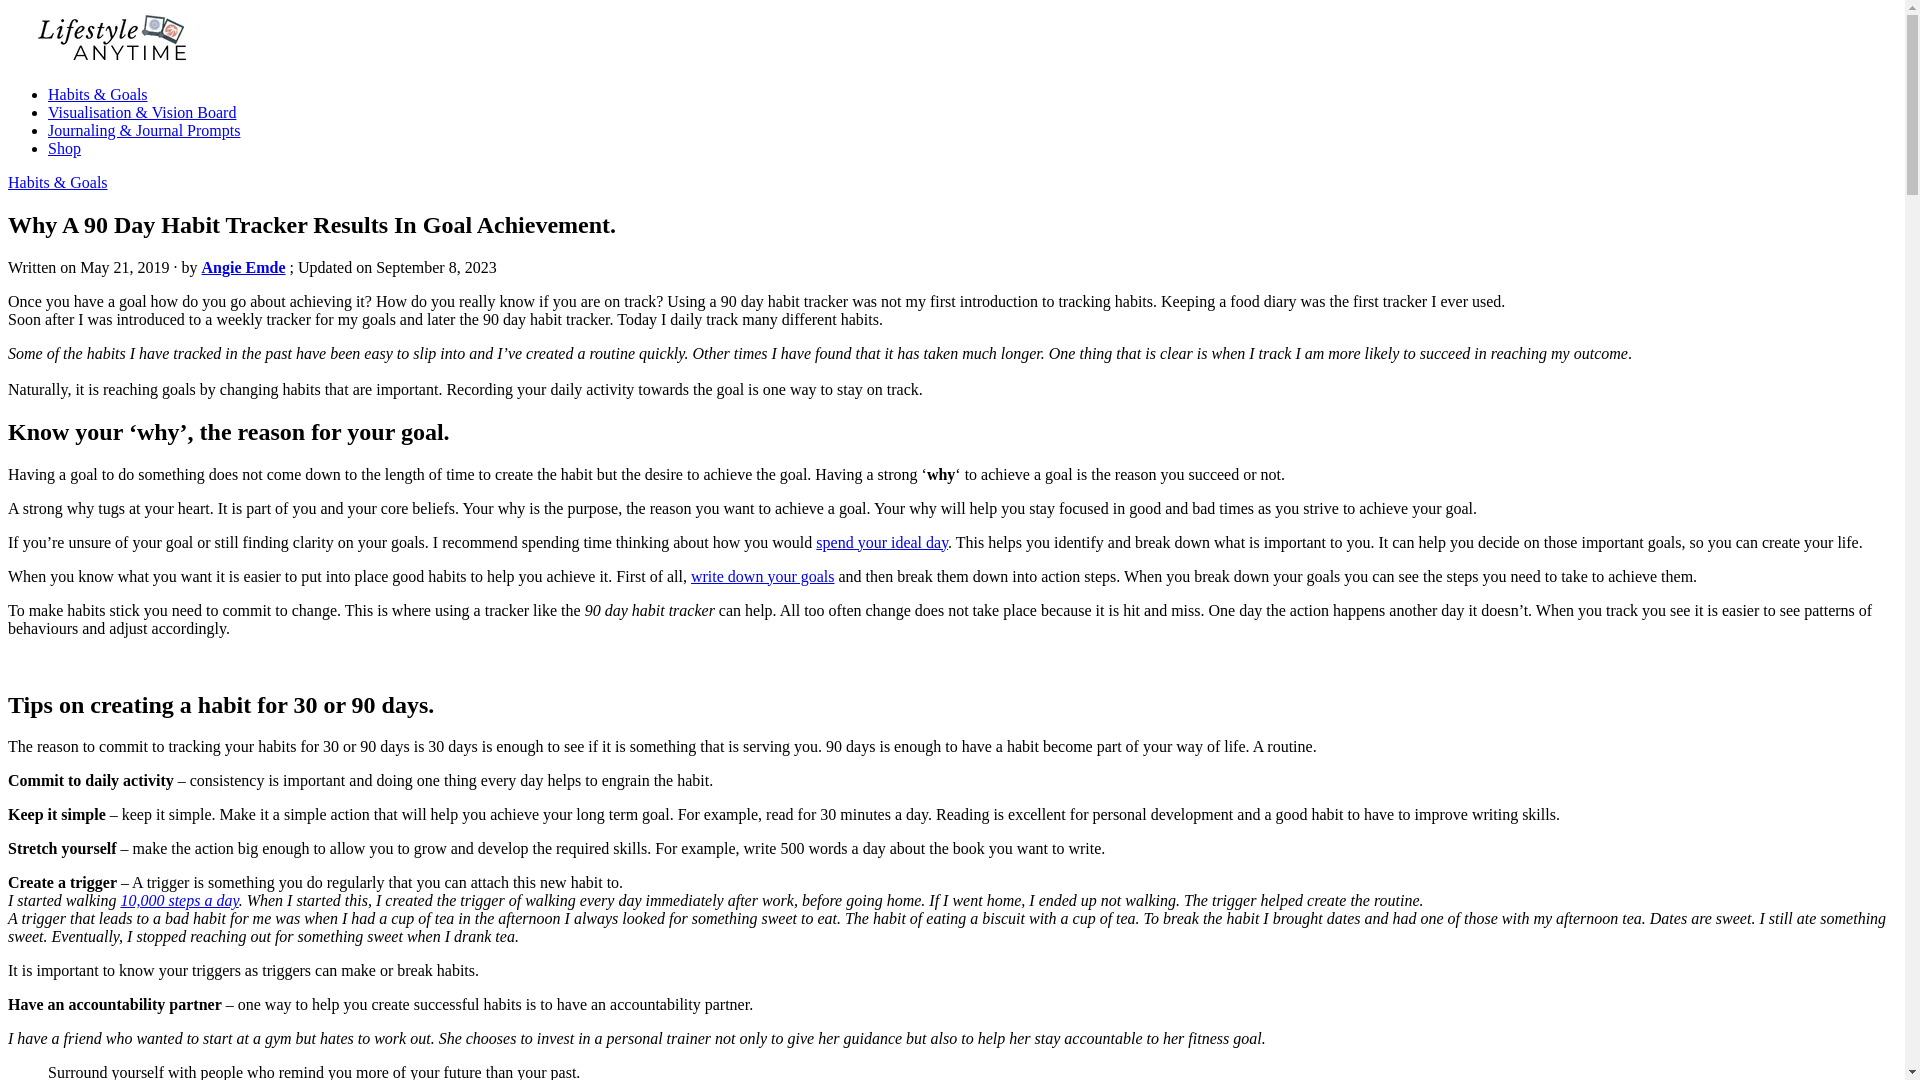 The height and width of the screenshot is (1080, 1920). What do you see at coordinates (96, 94) in the screenshot?
I see `'Habits & Goals'` at bounding box center [96, 94].